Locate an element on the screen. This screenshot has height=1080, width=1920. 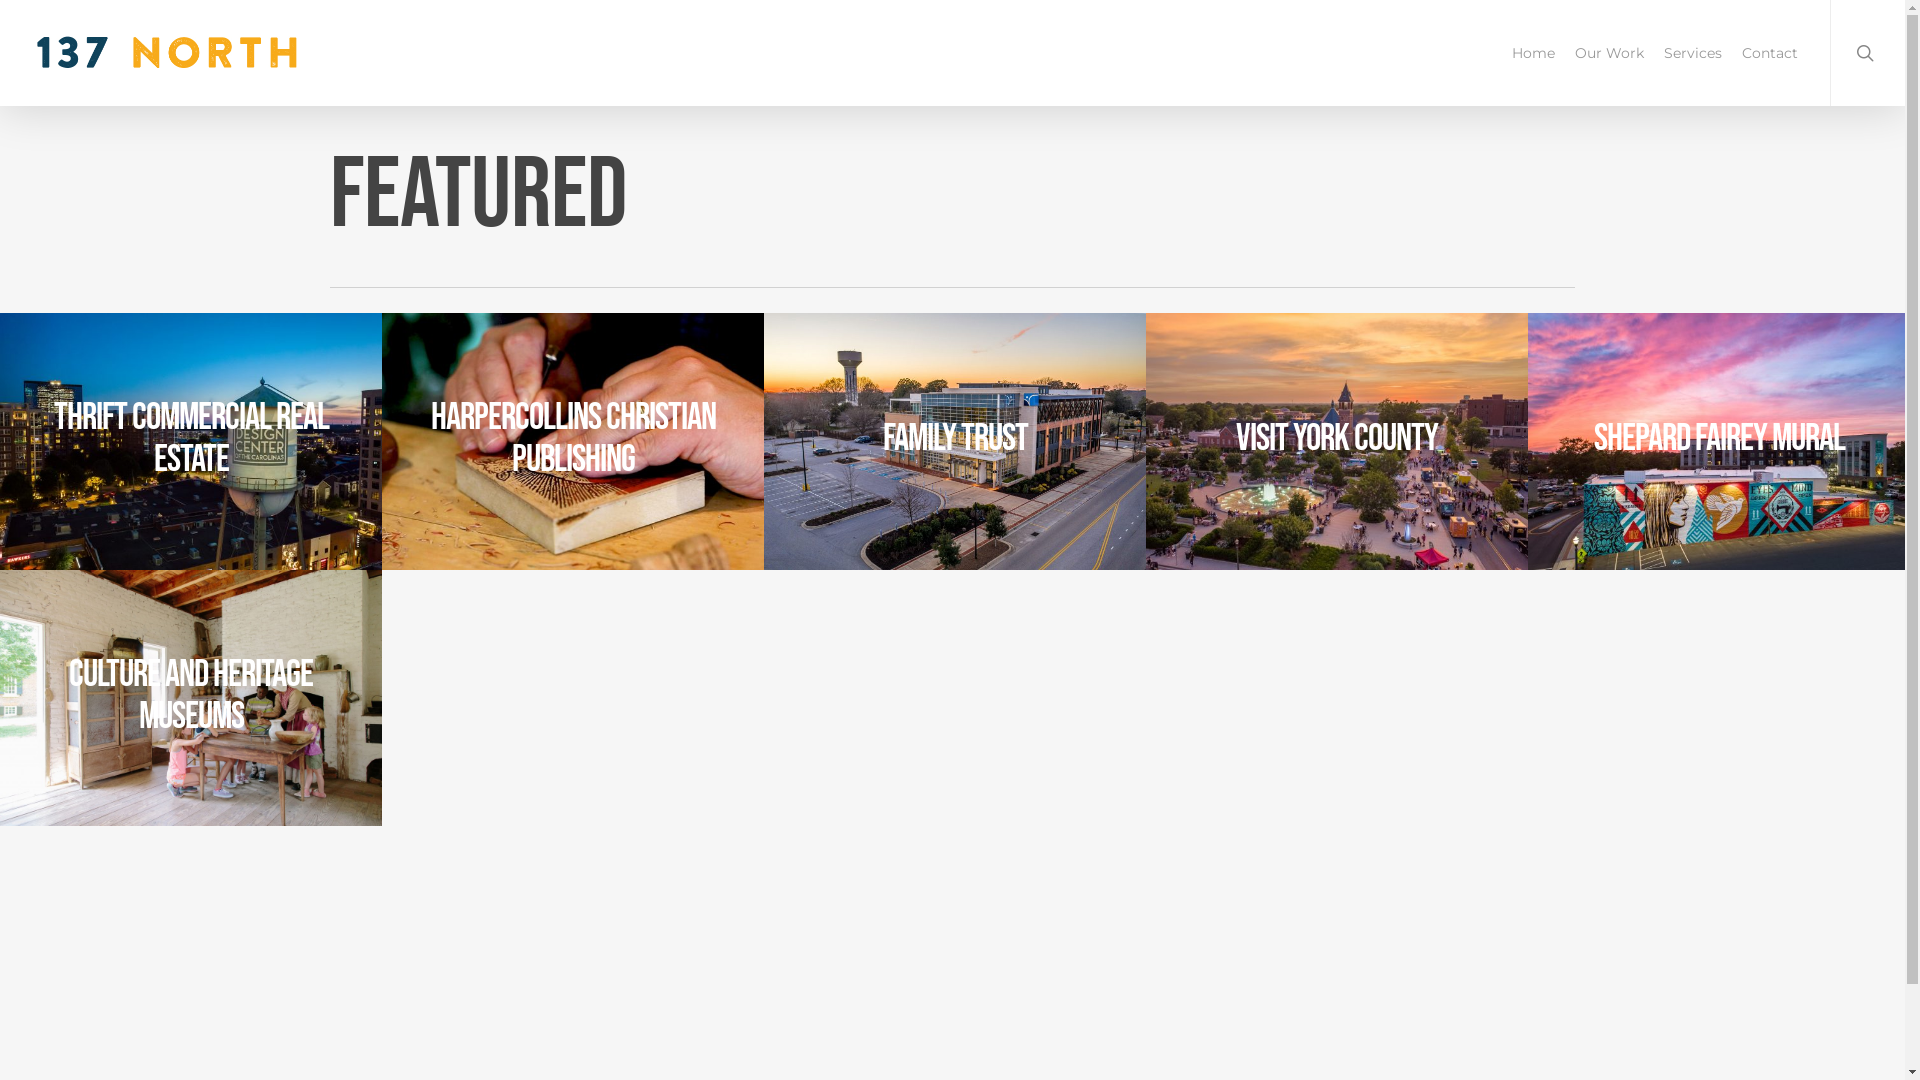
'Contact' is located at coordinates (1770, 52).